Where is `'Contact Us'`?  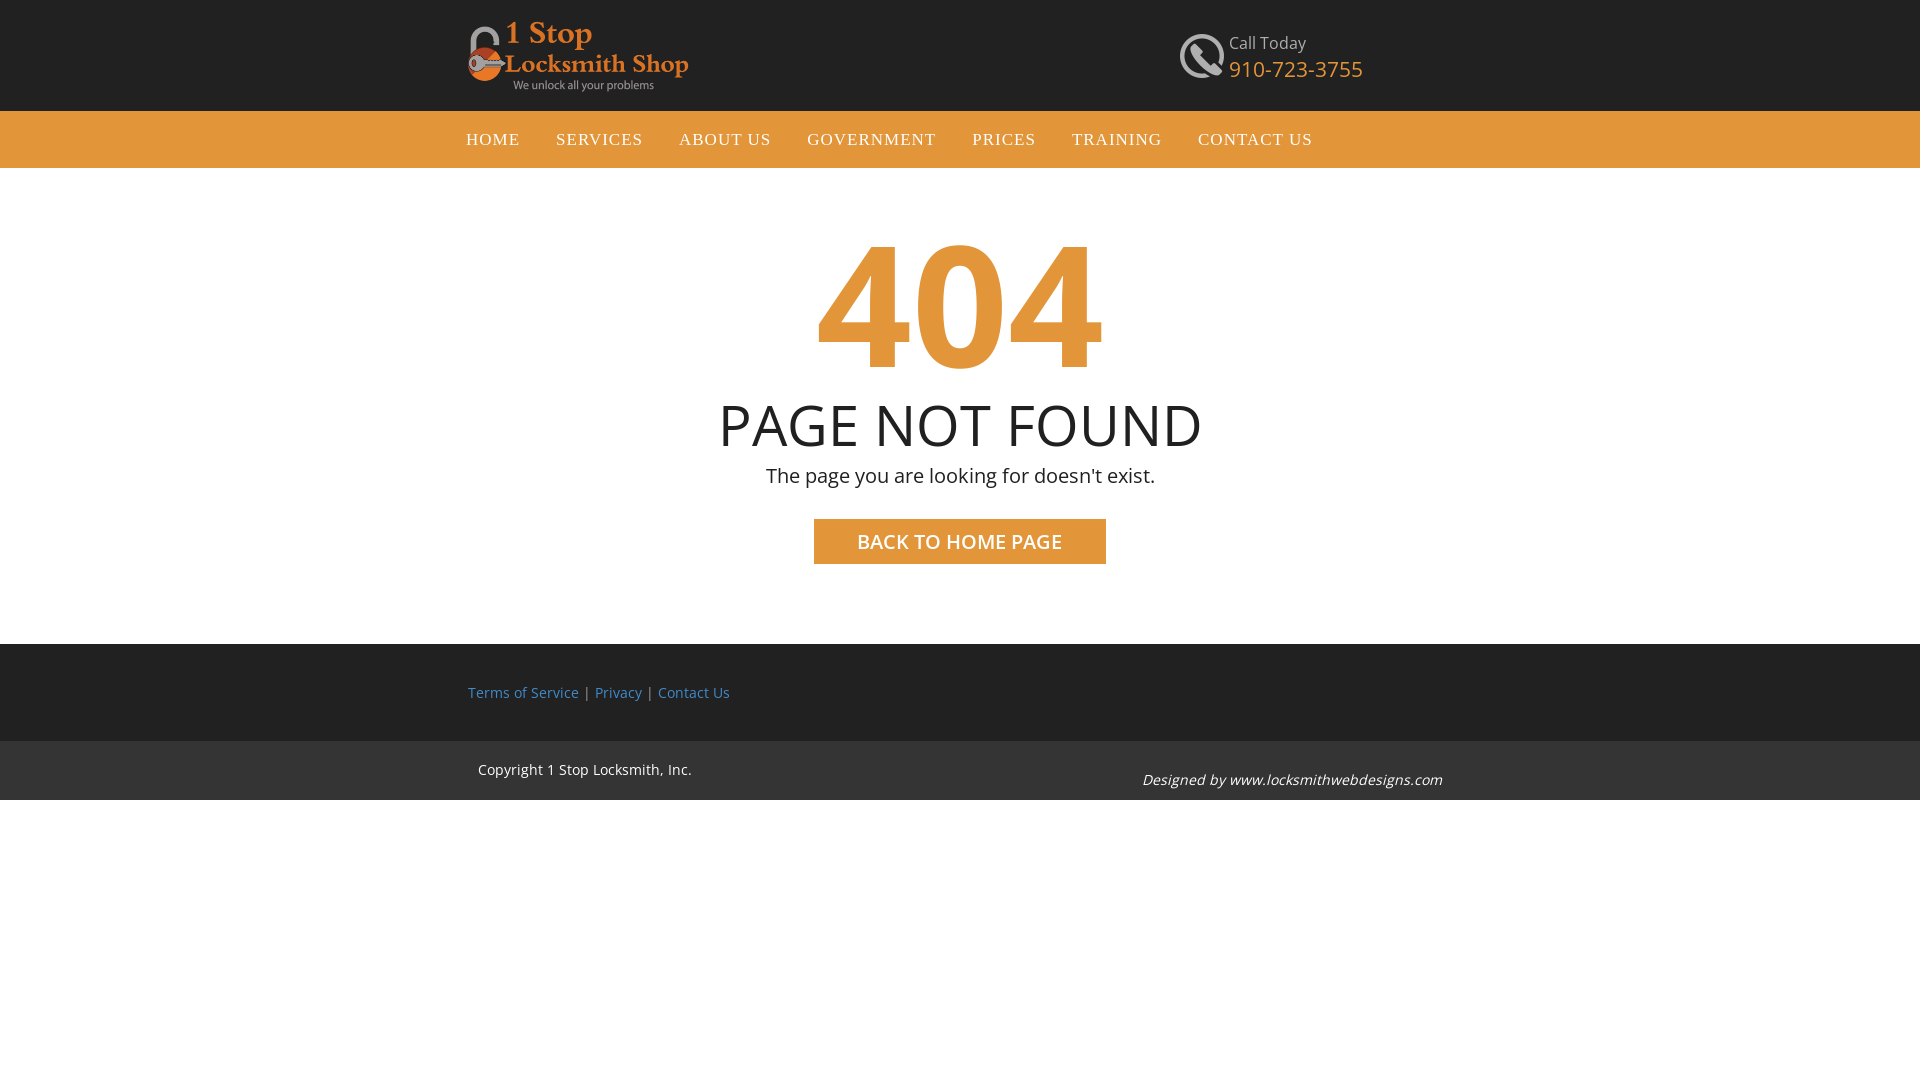
'Contact Us' is located at coordinates (694, 691).